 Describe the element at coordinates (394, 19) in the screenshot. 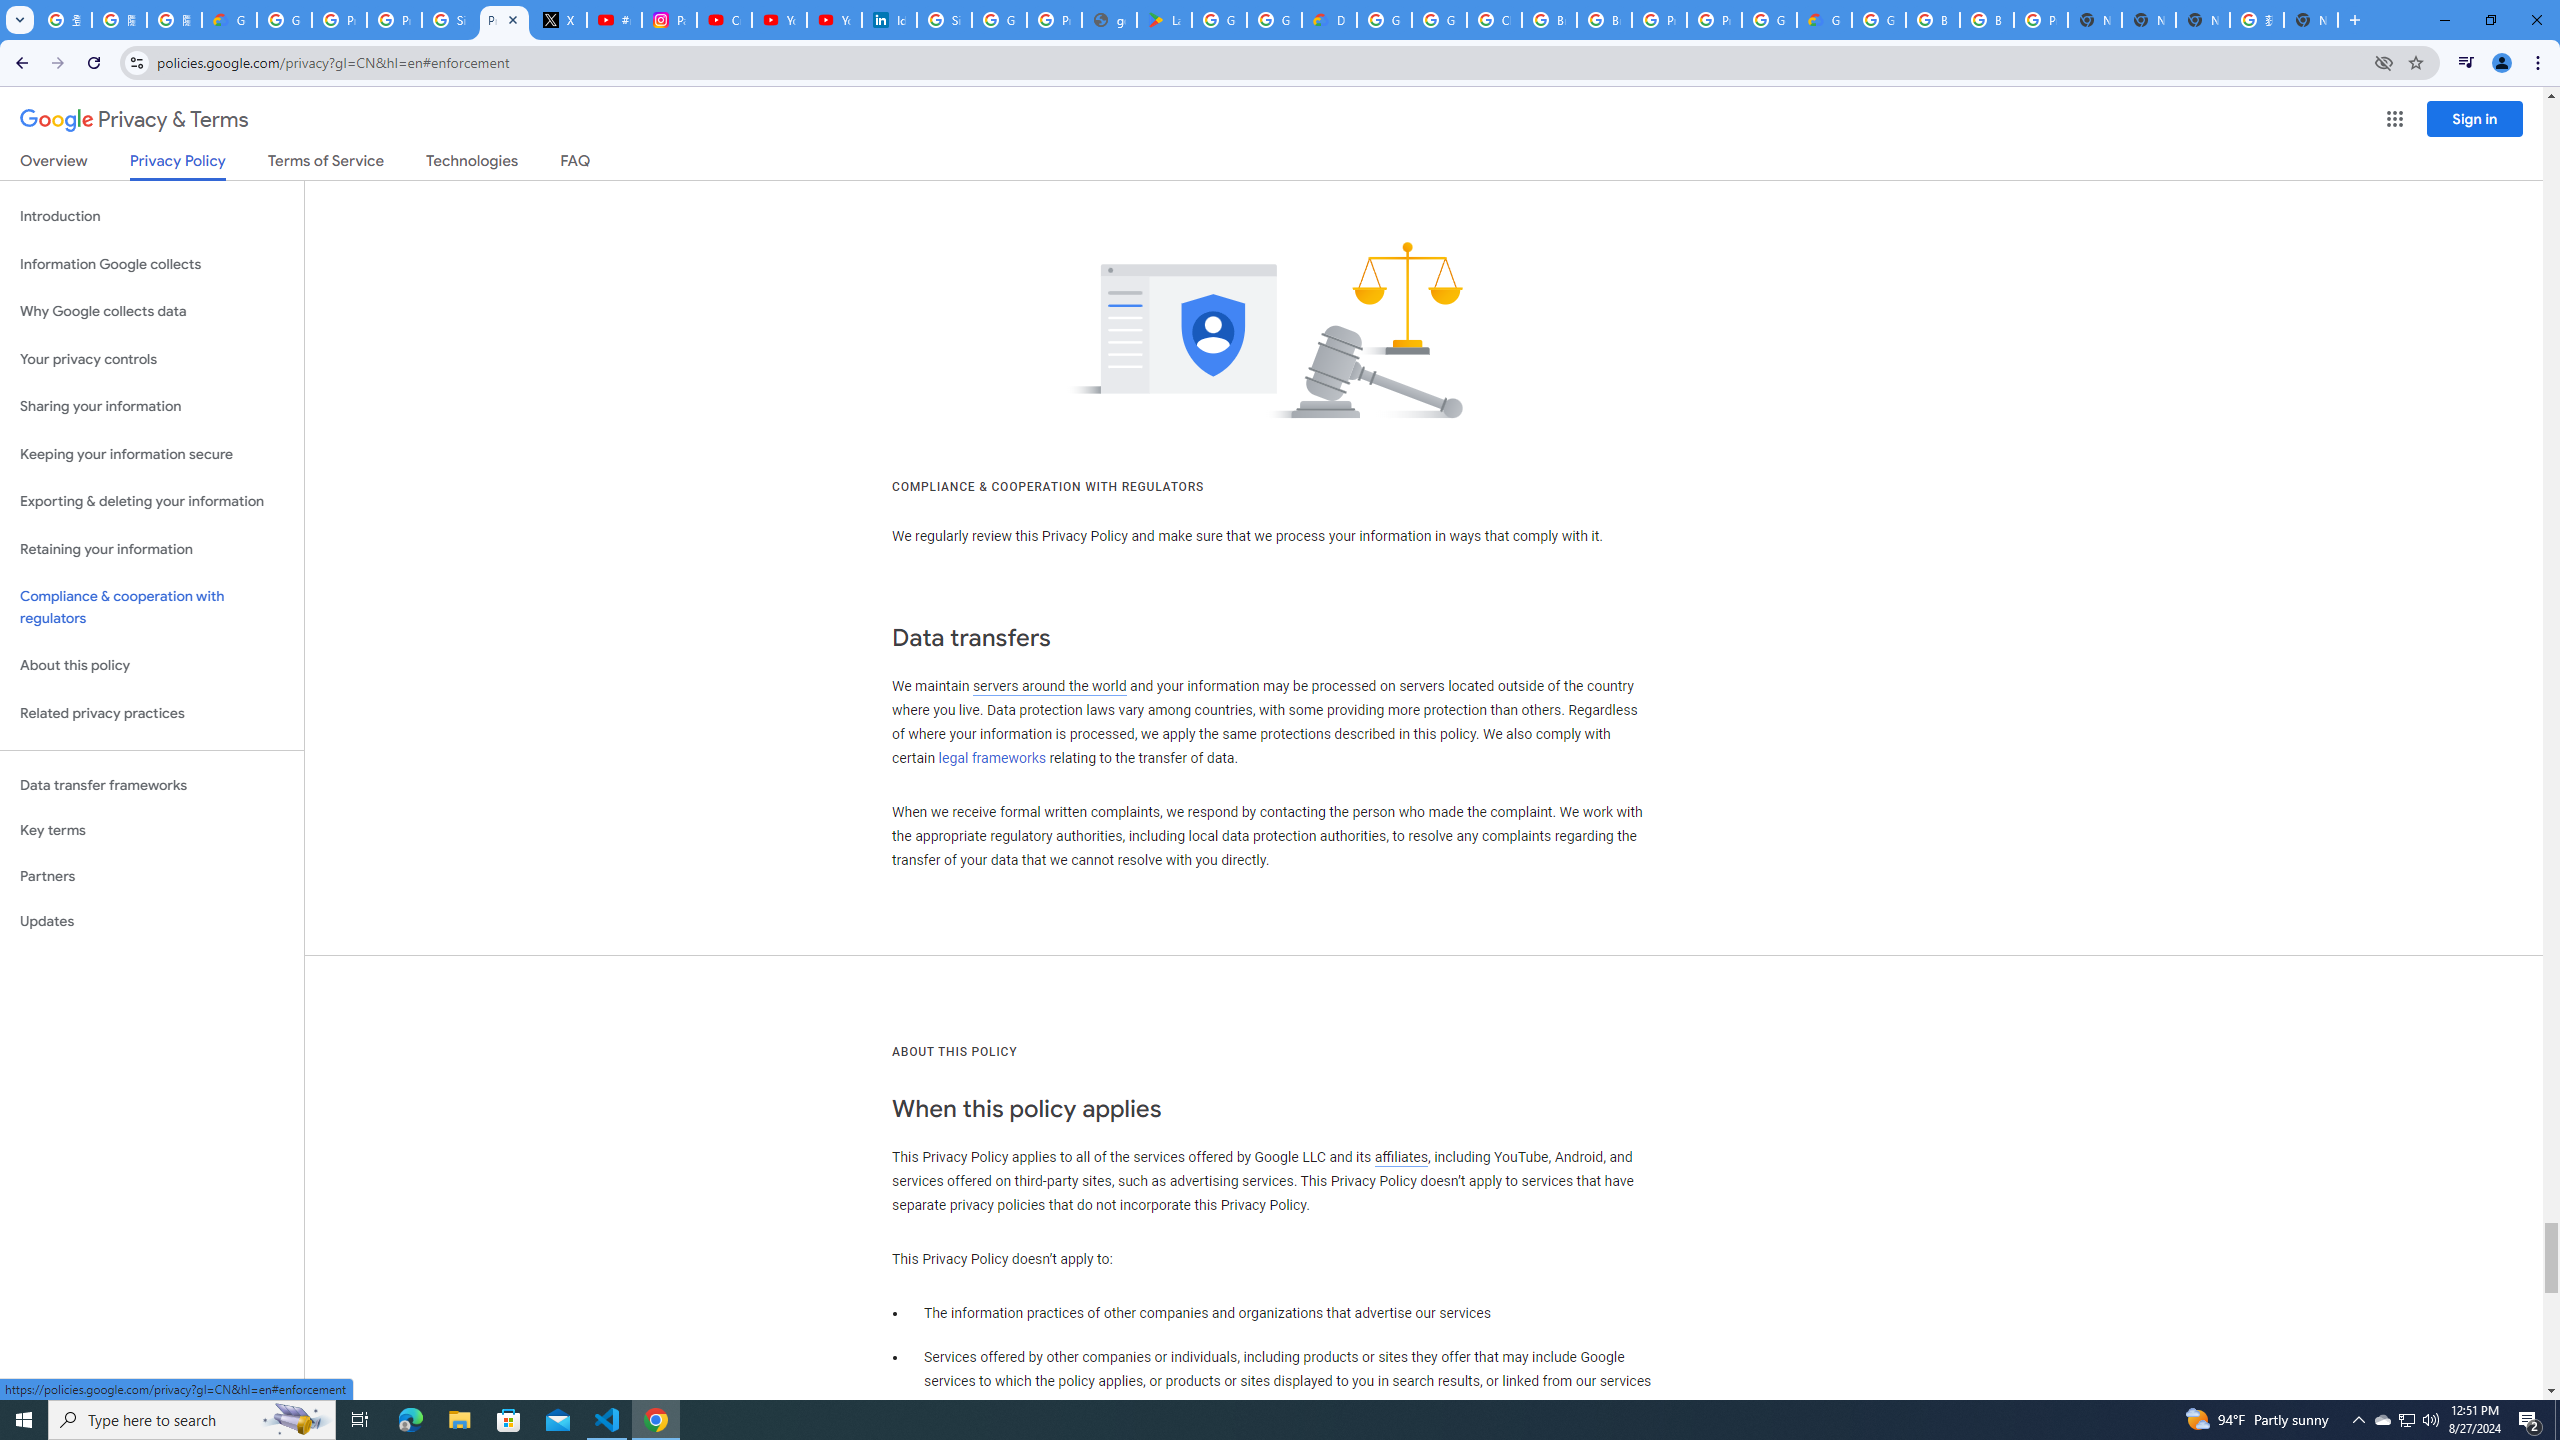

I see `'Privacy Help Center - Policies Help'` at that location.